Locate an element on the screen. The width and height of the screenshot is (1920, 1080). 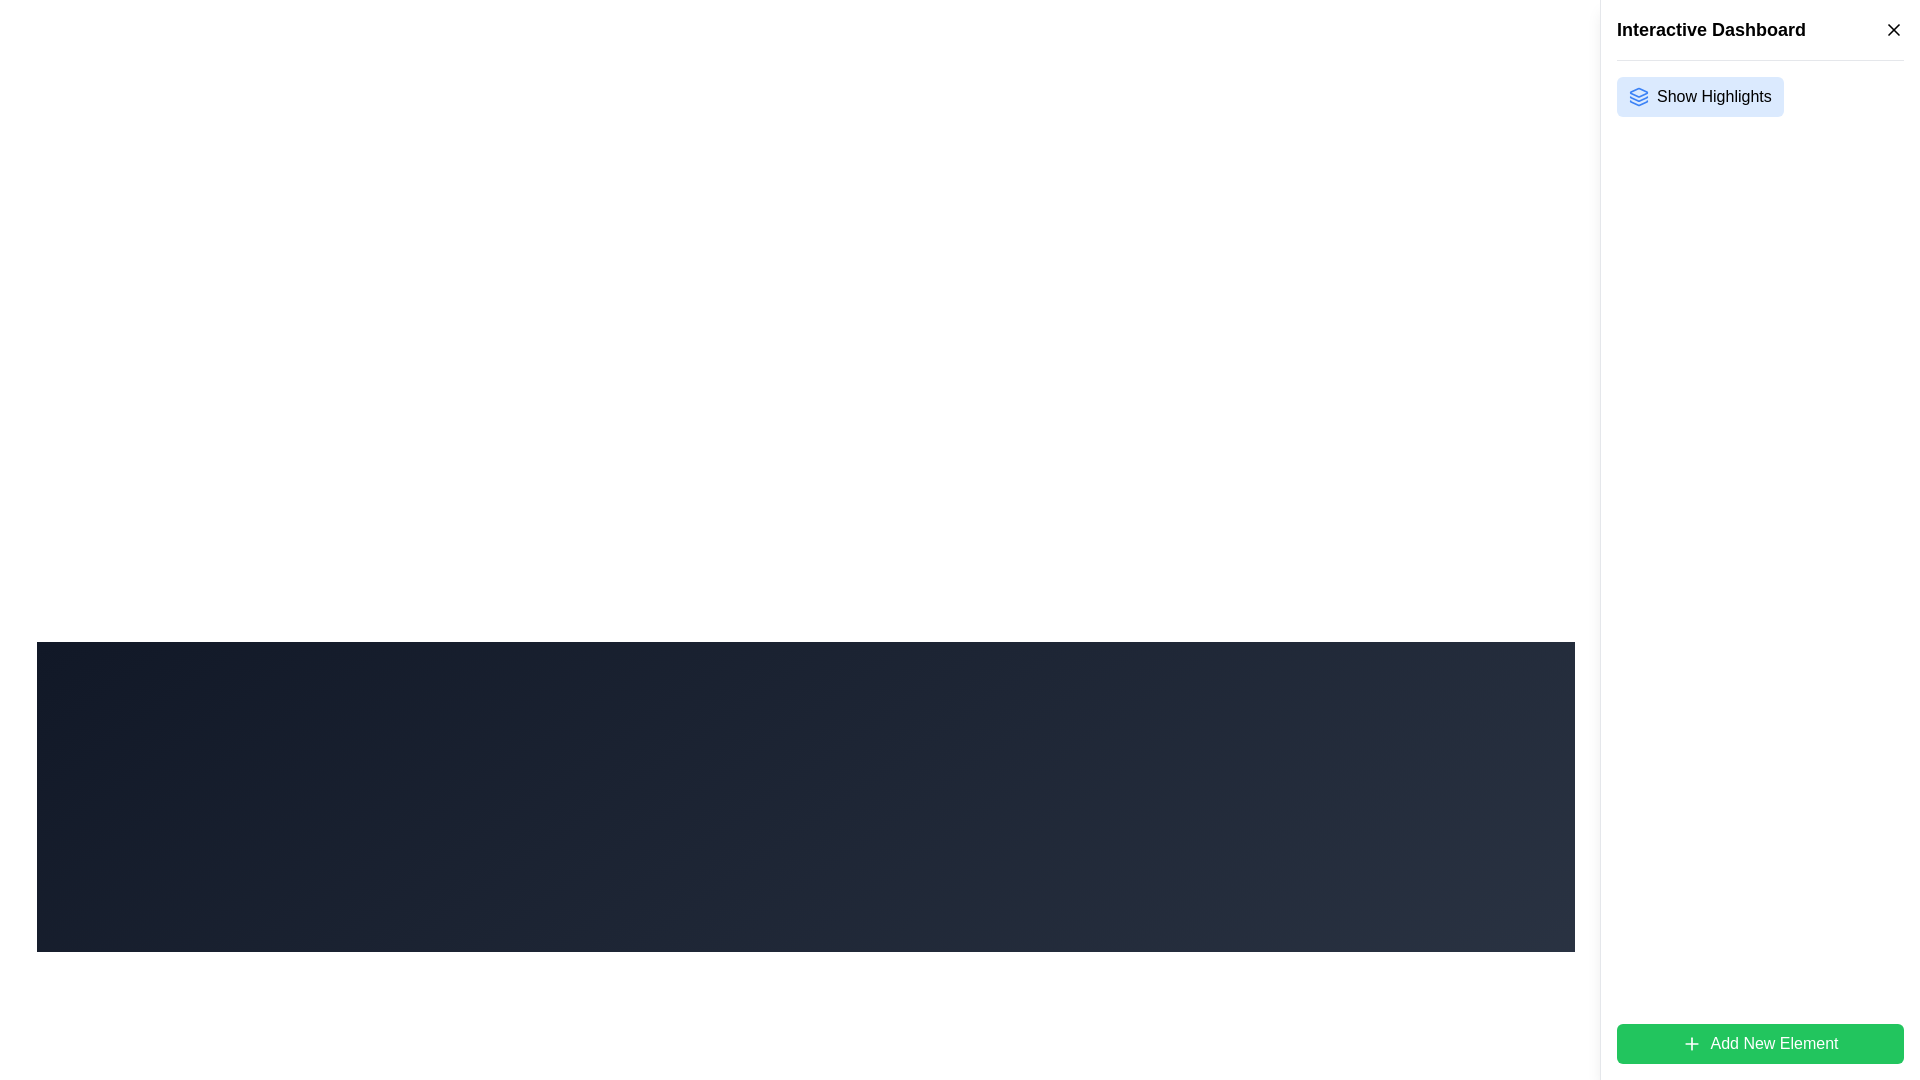
the close button located at the top-right corner of the 'Interactive Dashboard' section, which allows users is located at coordinates (1893, 30).